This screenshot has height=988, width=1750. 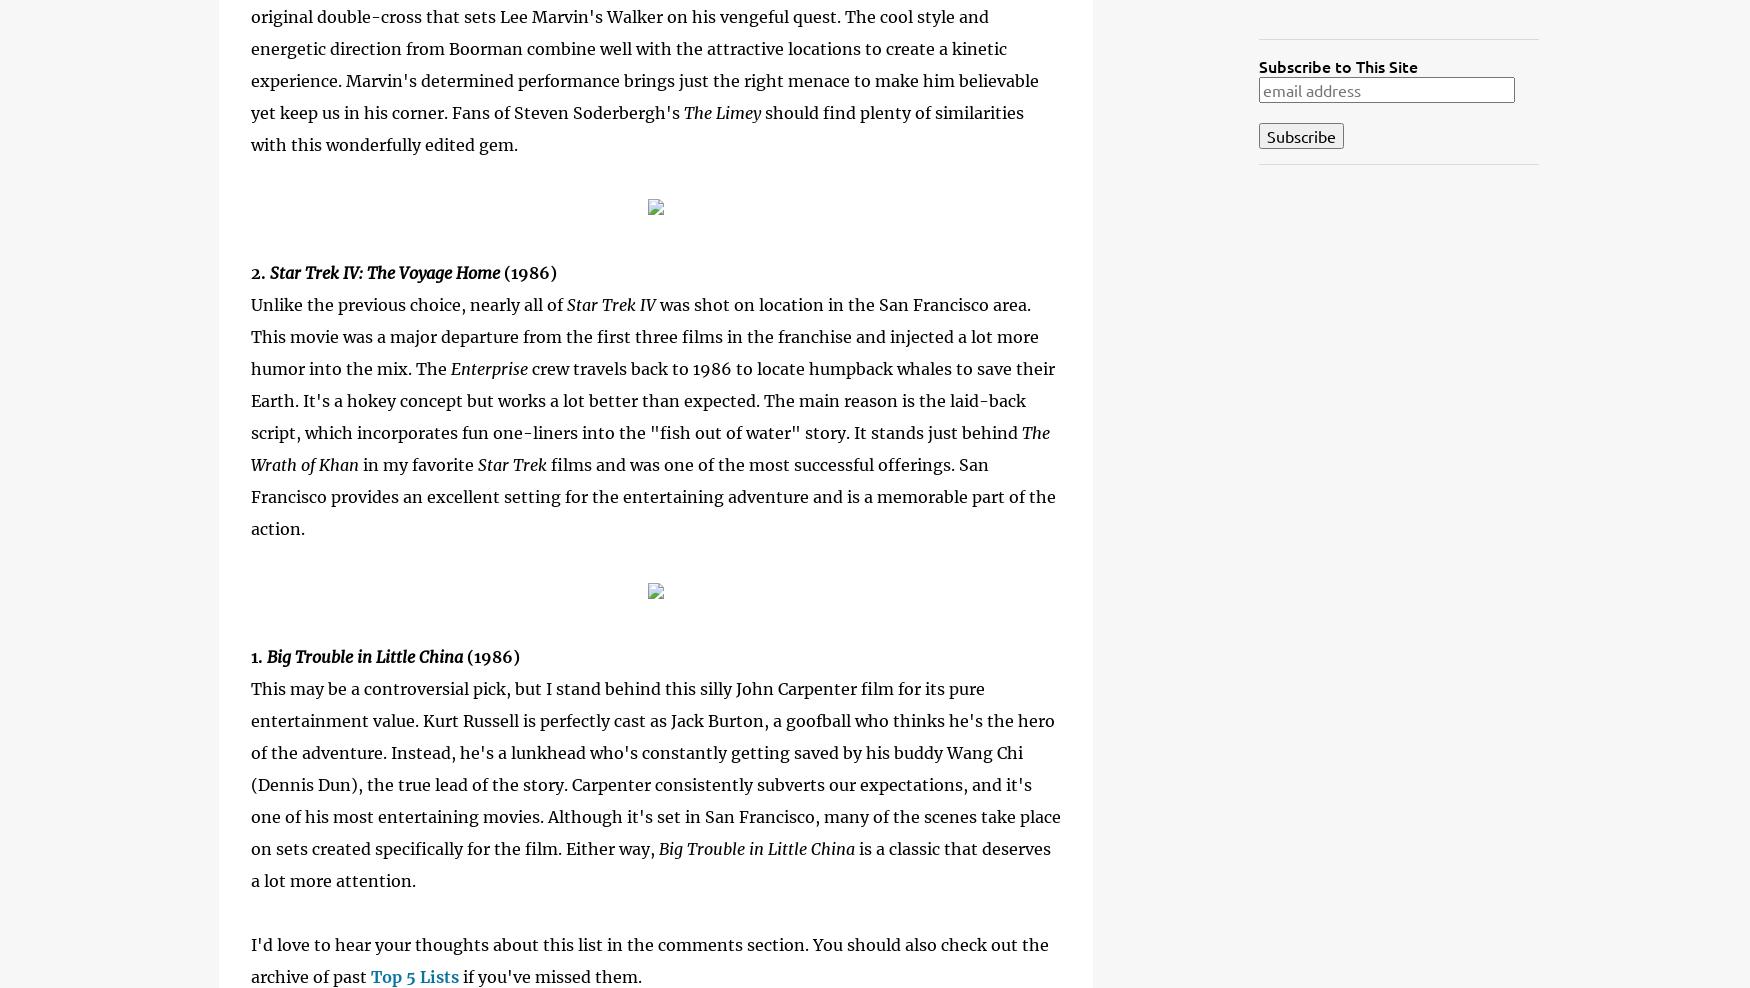 What do you see at coordinates (549, 977) in the screenshot?
I see `'if you've missed them.'` at bounding box center [549, 977].